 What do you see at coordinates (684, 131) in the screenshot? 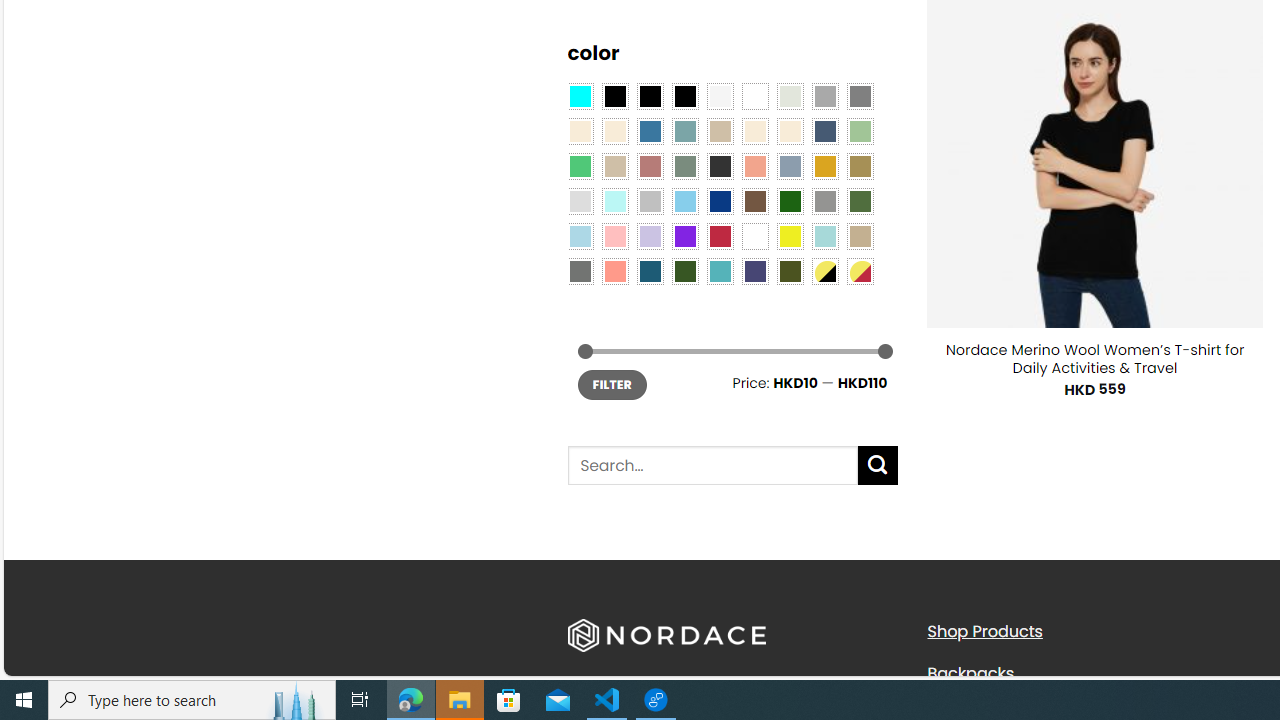
I see `'Blue Sage'` at bounding box center [684, 131].